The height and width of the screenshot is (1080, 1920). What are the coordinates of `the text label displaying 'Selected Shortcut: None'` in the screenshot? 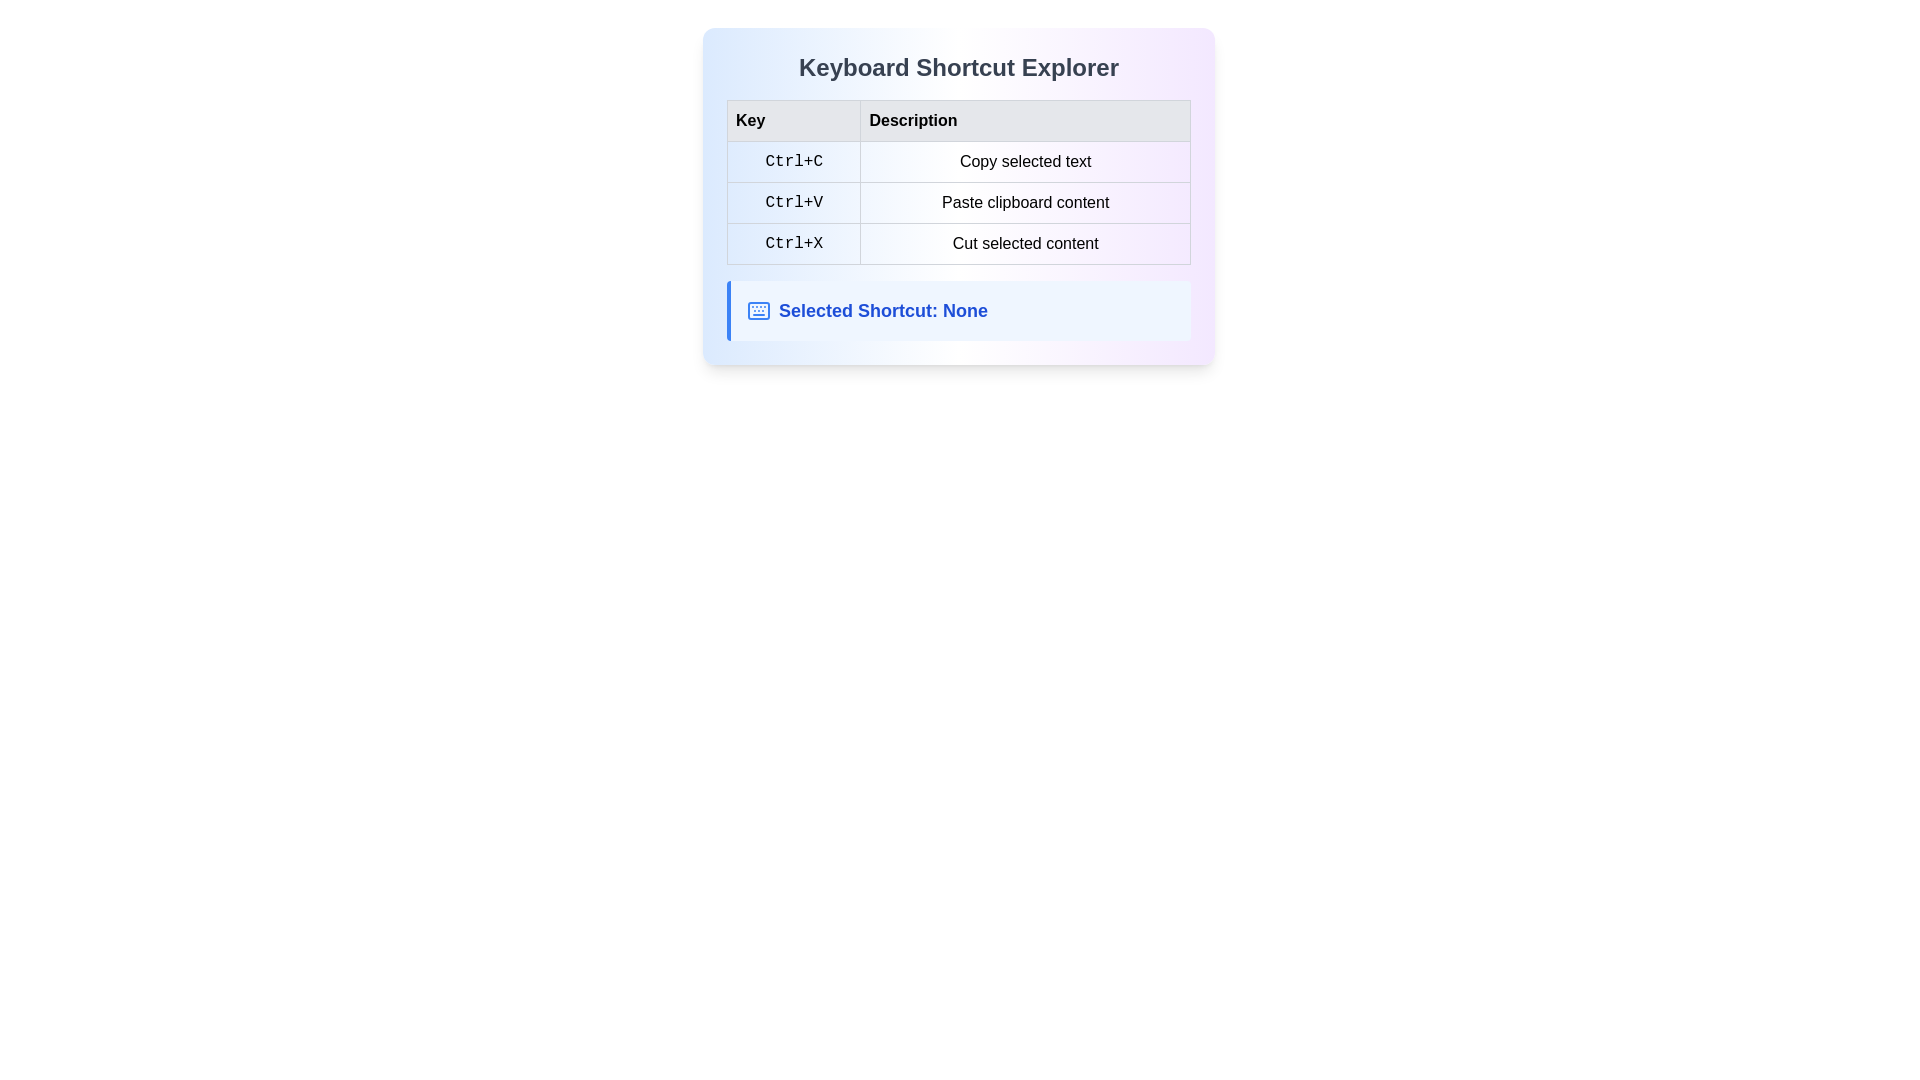 It's located at (882, 311).